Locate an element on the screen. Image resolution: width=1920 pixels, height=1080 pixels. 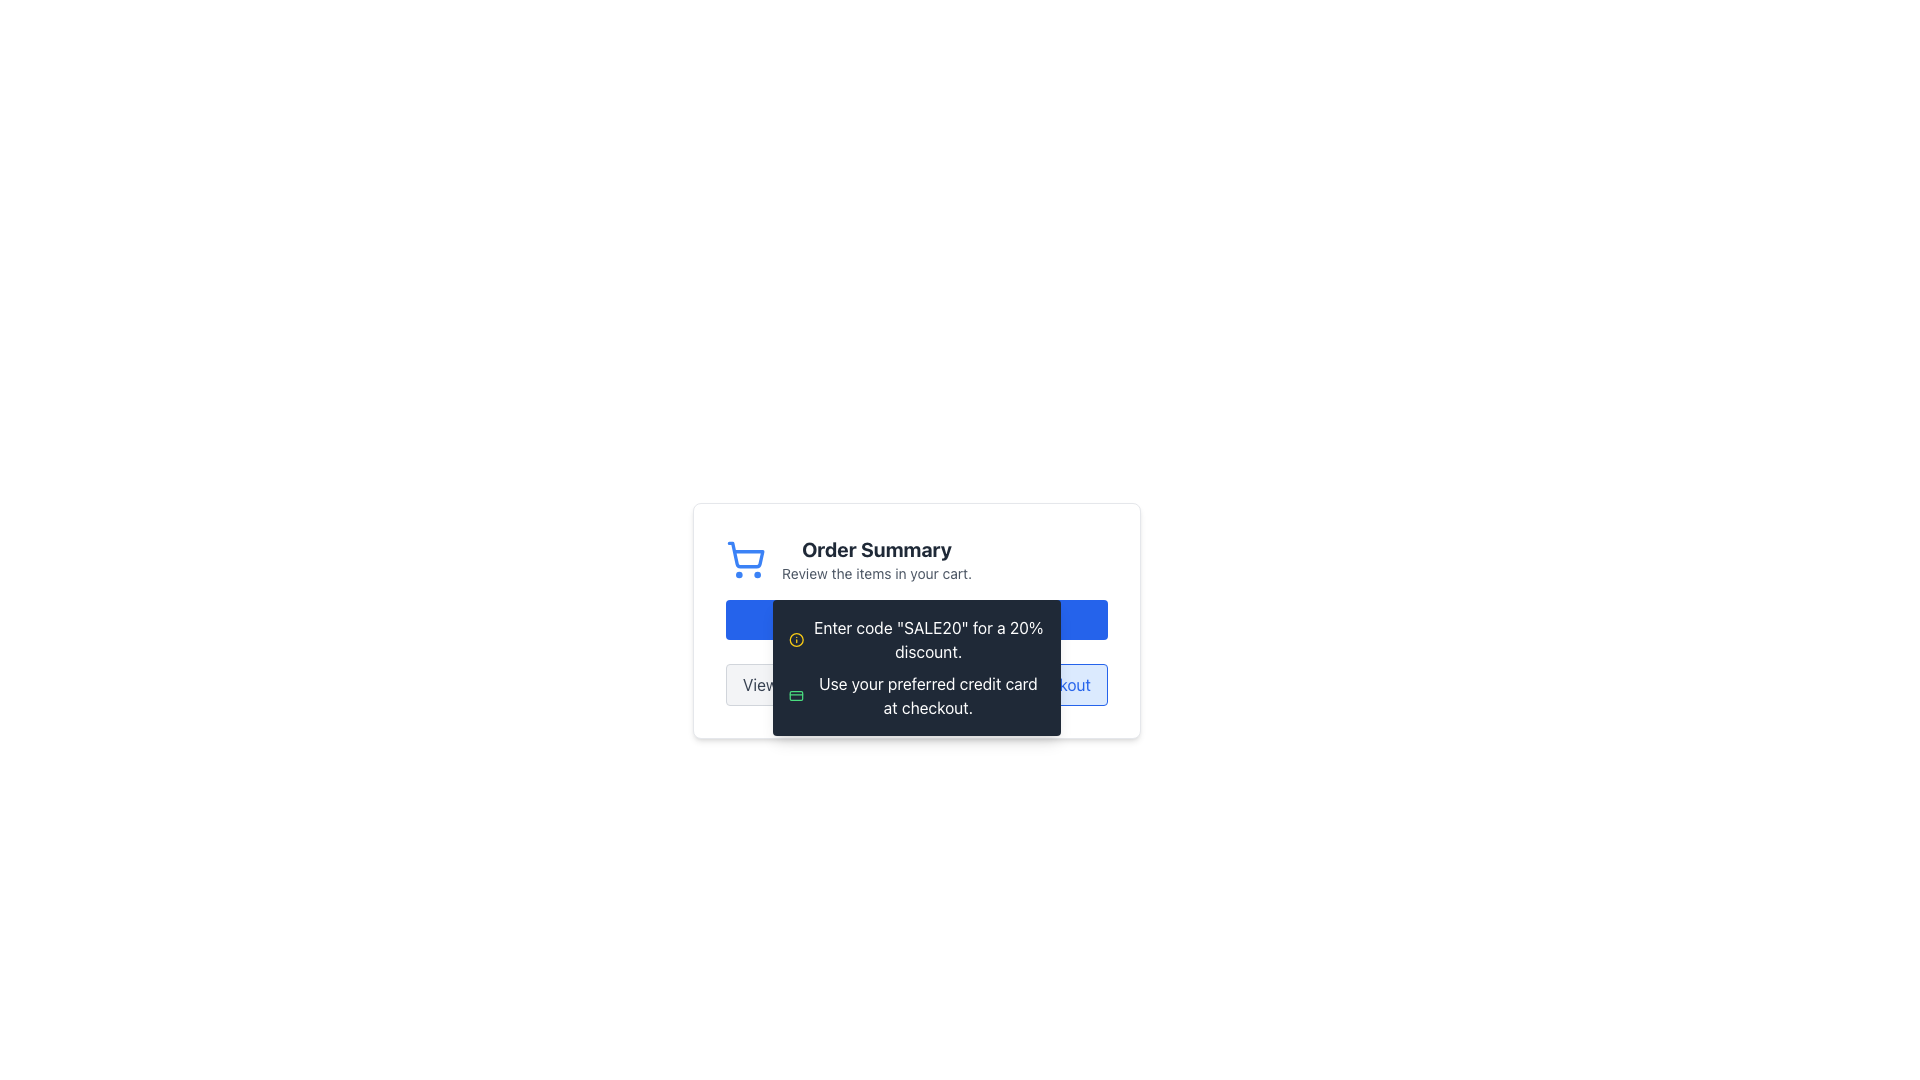
text message 'Use your preferred credit card at checkout.' located as the second line within a central pop-up box, directly beneath the line stating 'Enter code "SALE20" for a 20% discount.' is located at coordinates (915, 694).